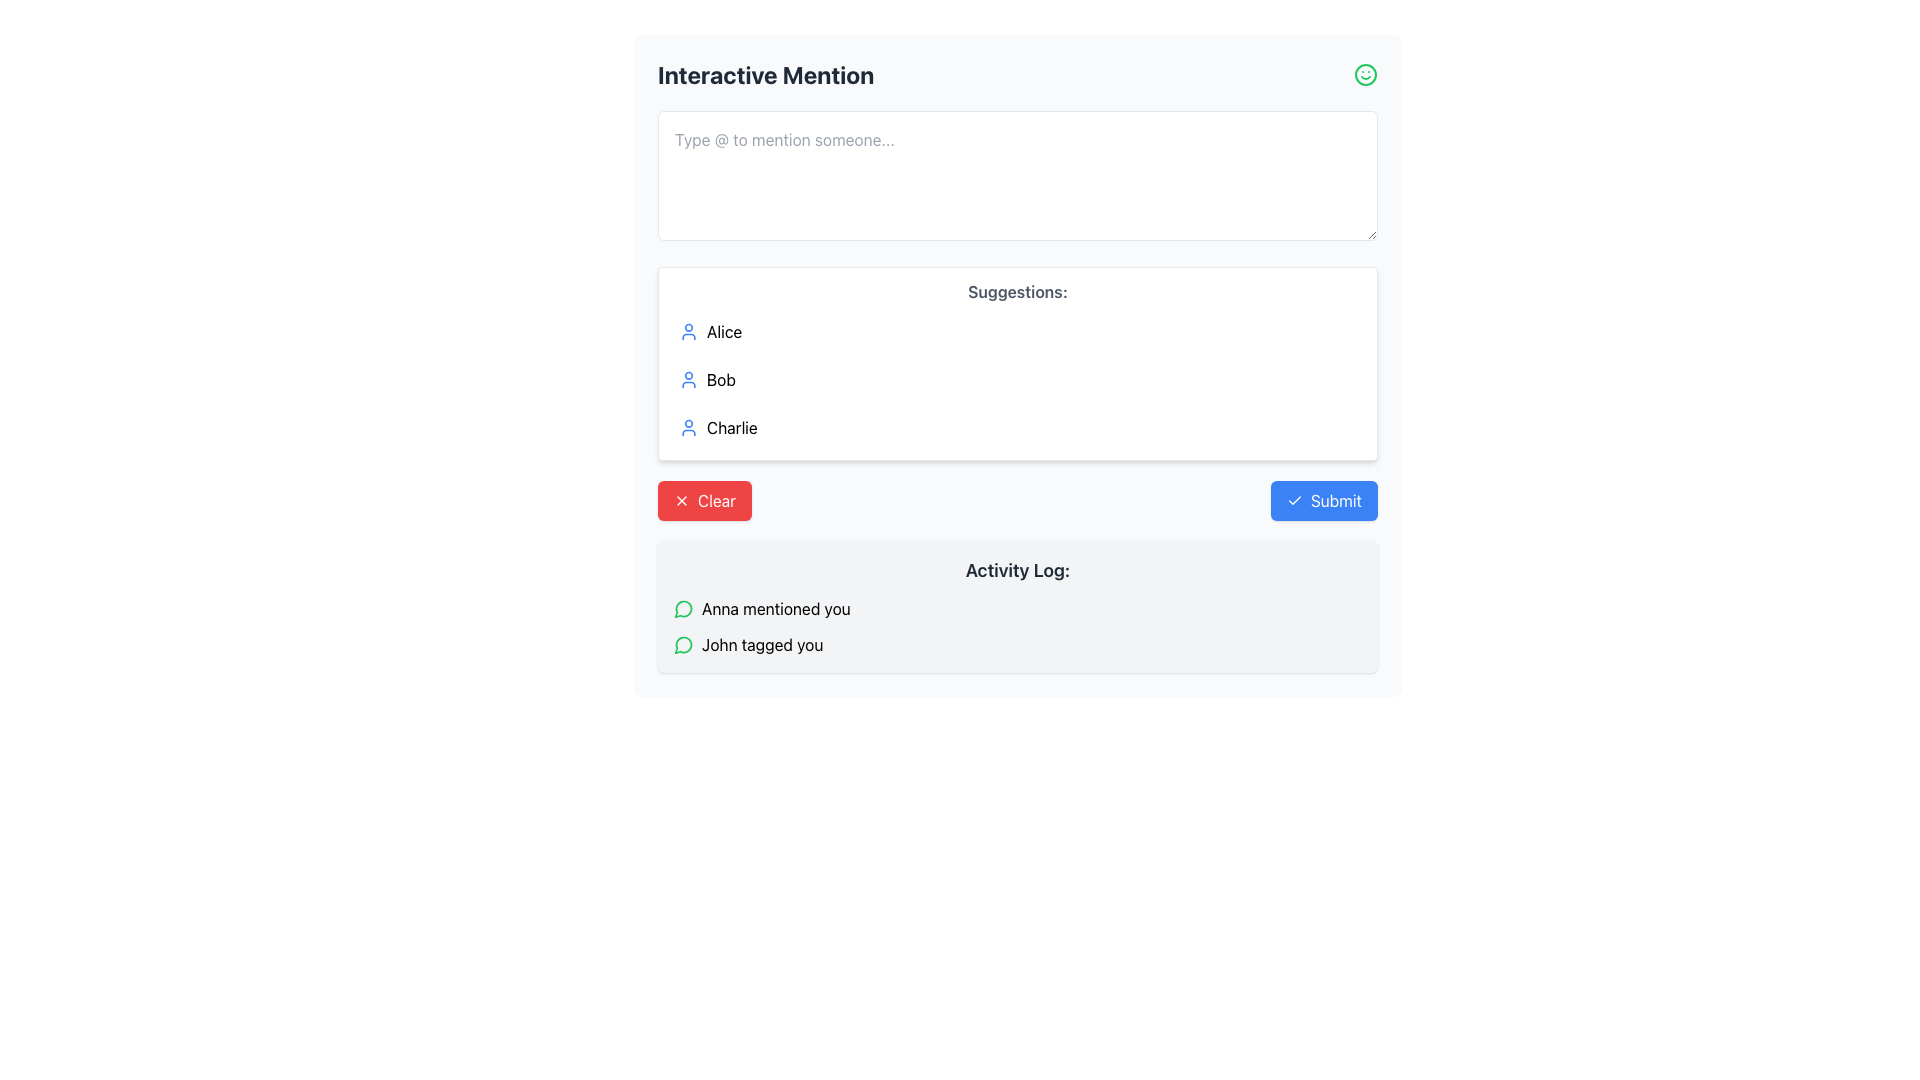  What do you see at coordinates (689, 330) in the screenshot?
I see `the user icon representing 'Alice' in the suggestions list, which is located in the upper central area of the interface` at bounding box center [689, 330].